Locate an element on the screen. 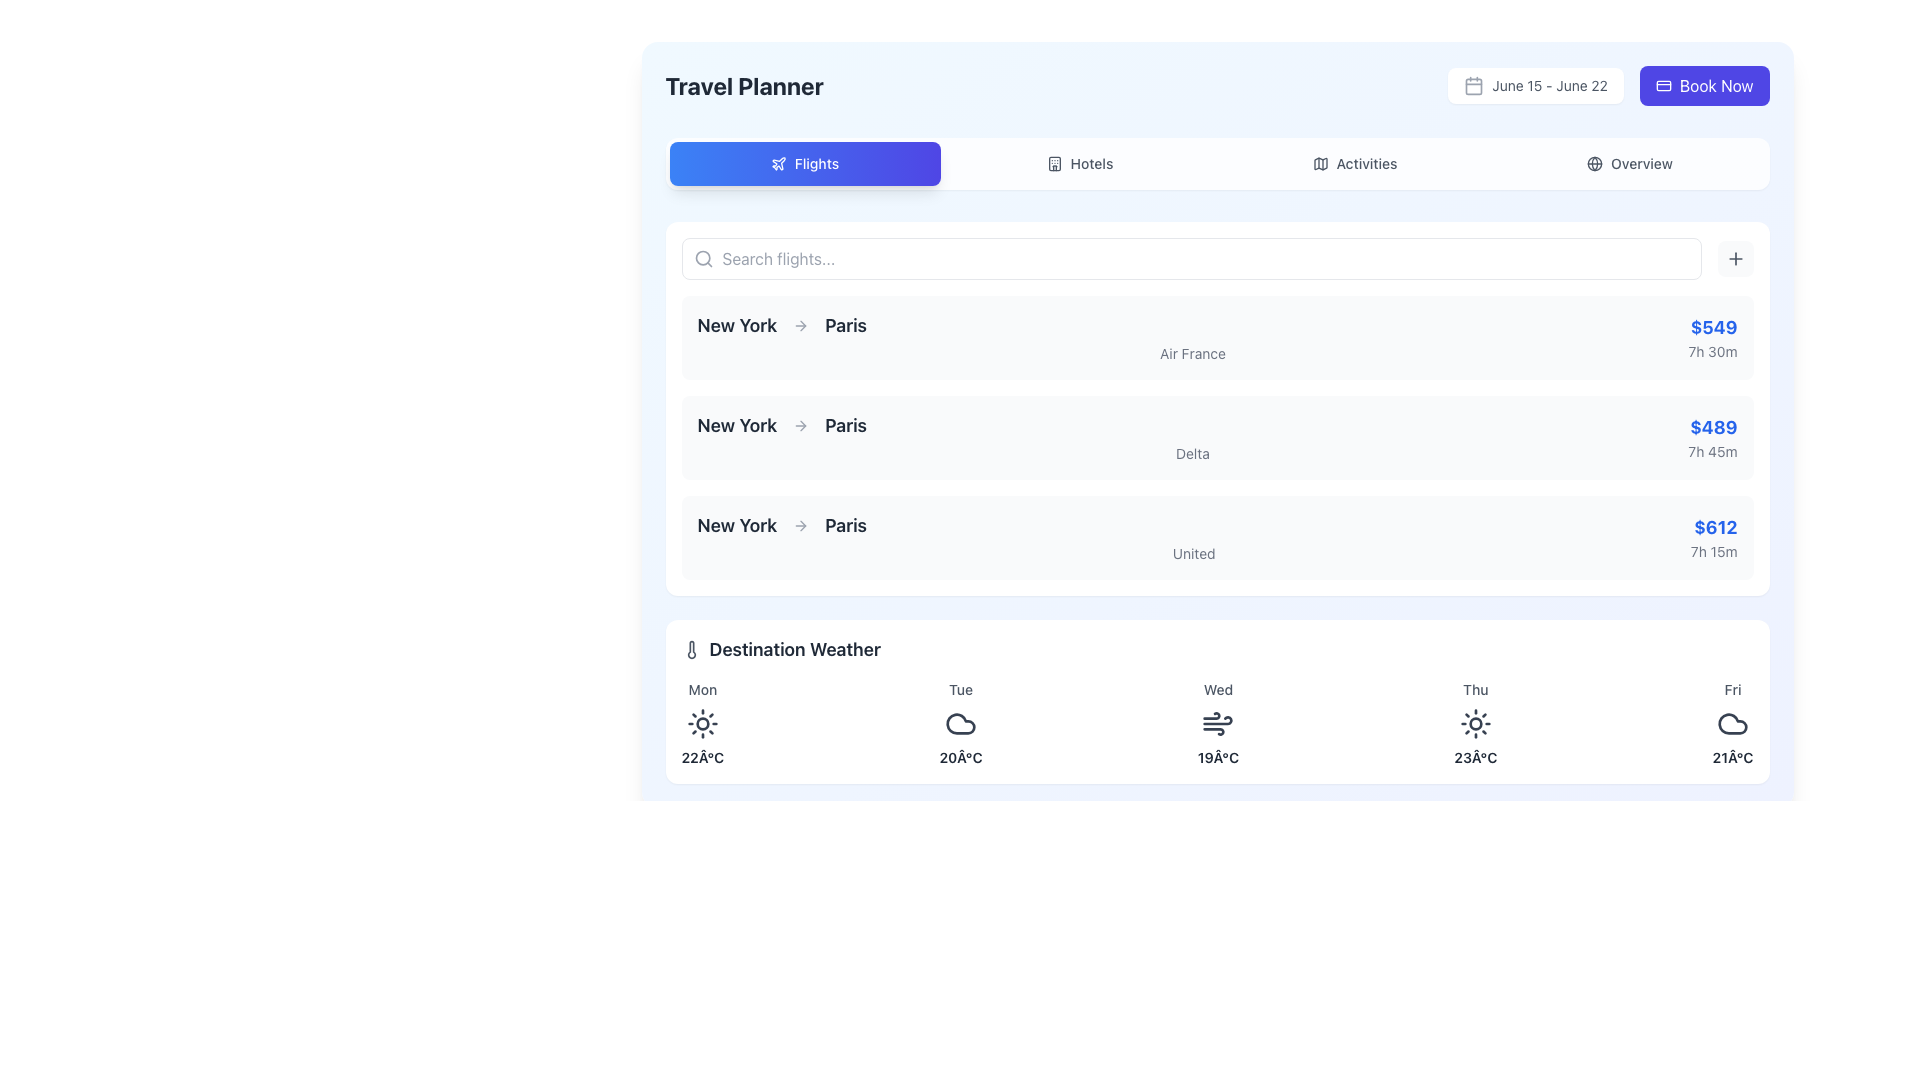 The image size is (1920, 1080). the 'Flights' button, which is a rounded rectangular button with a gradient background from blue to indigo, featuring the word 'Flights' and a plane icon, located at the top-left of the menu bar is located at coordinates (805, 163).